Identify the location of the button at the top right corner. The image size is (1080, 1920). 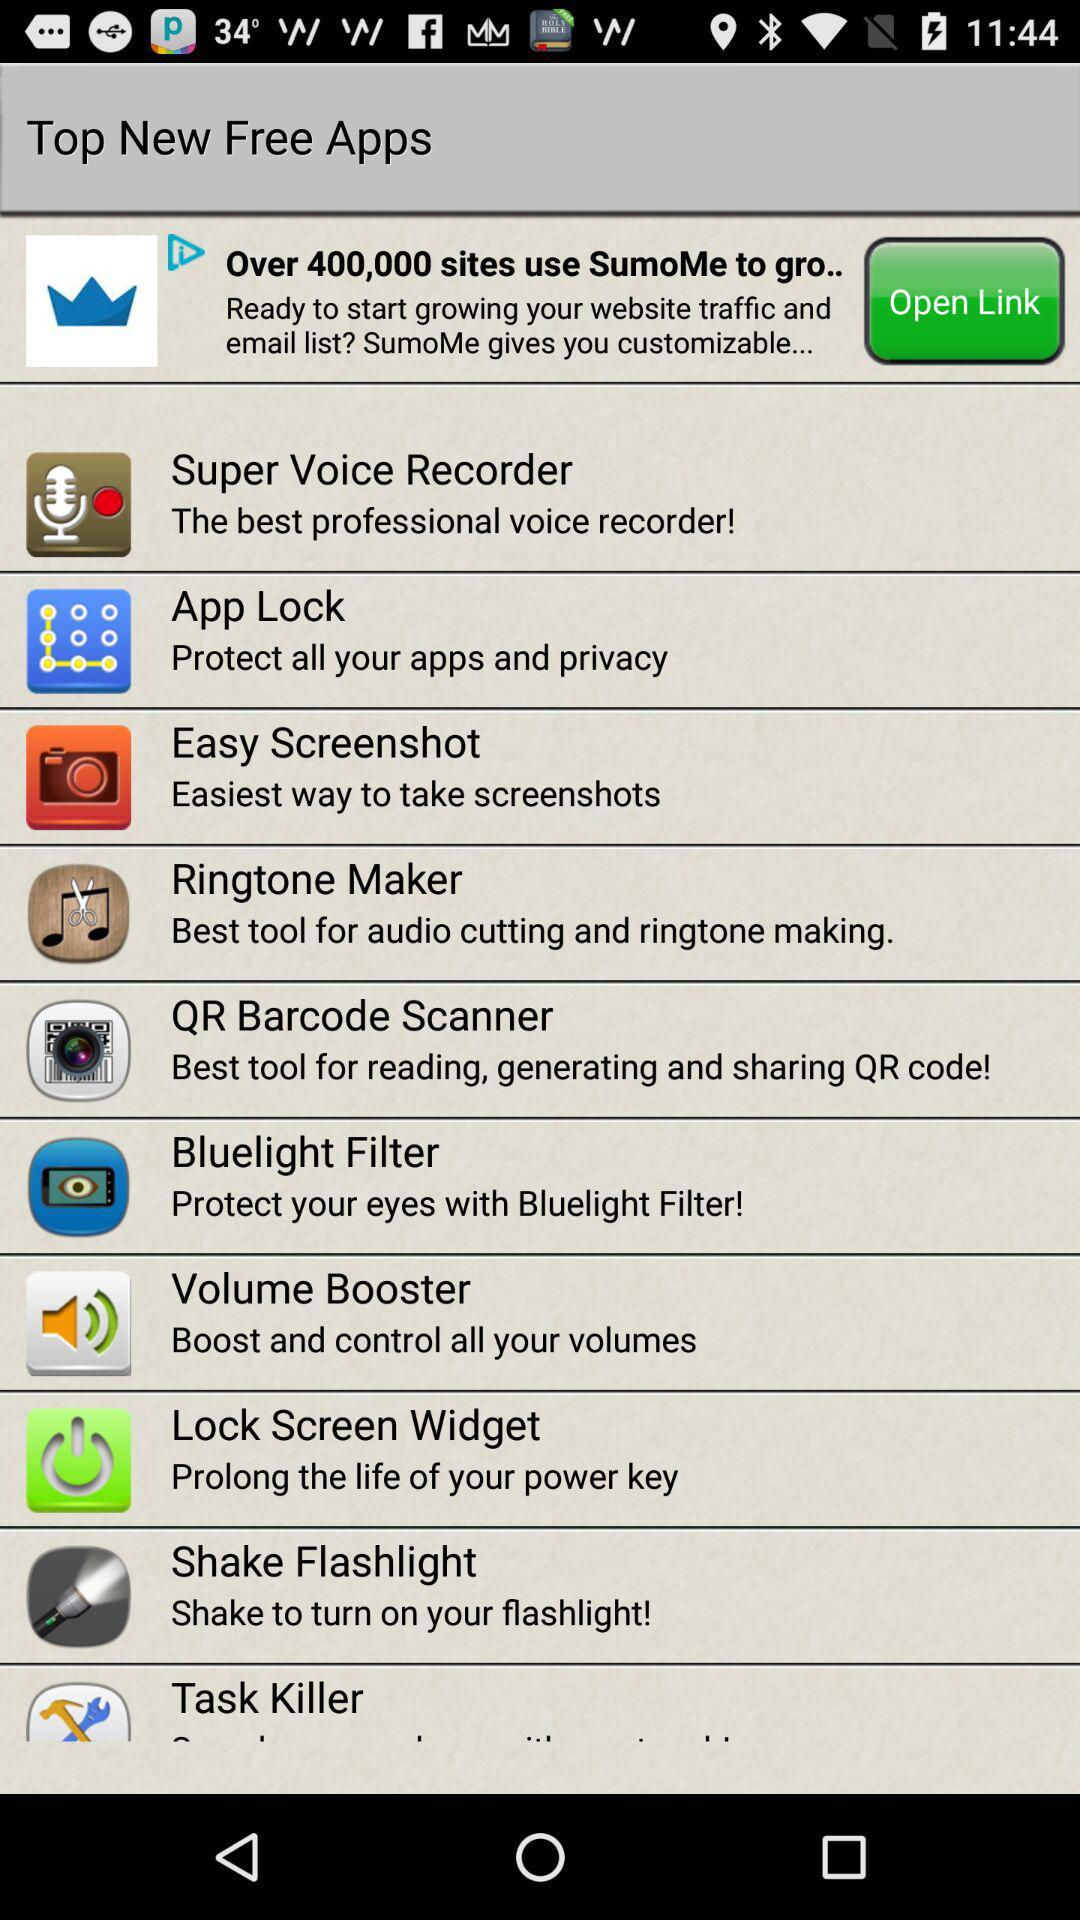
(963, 300).